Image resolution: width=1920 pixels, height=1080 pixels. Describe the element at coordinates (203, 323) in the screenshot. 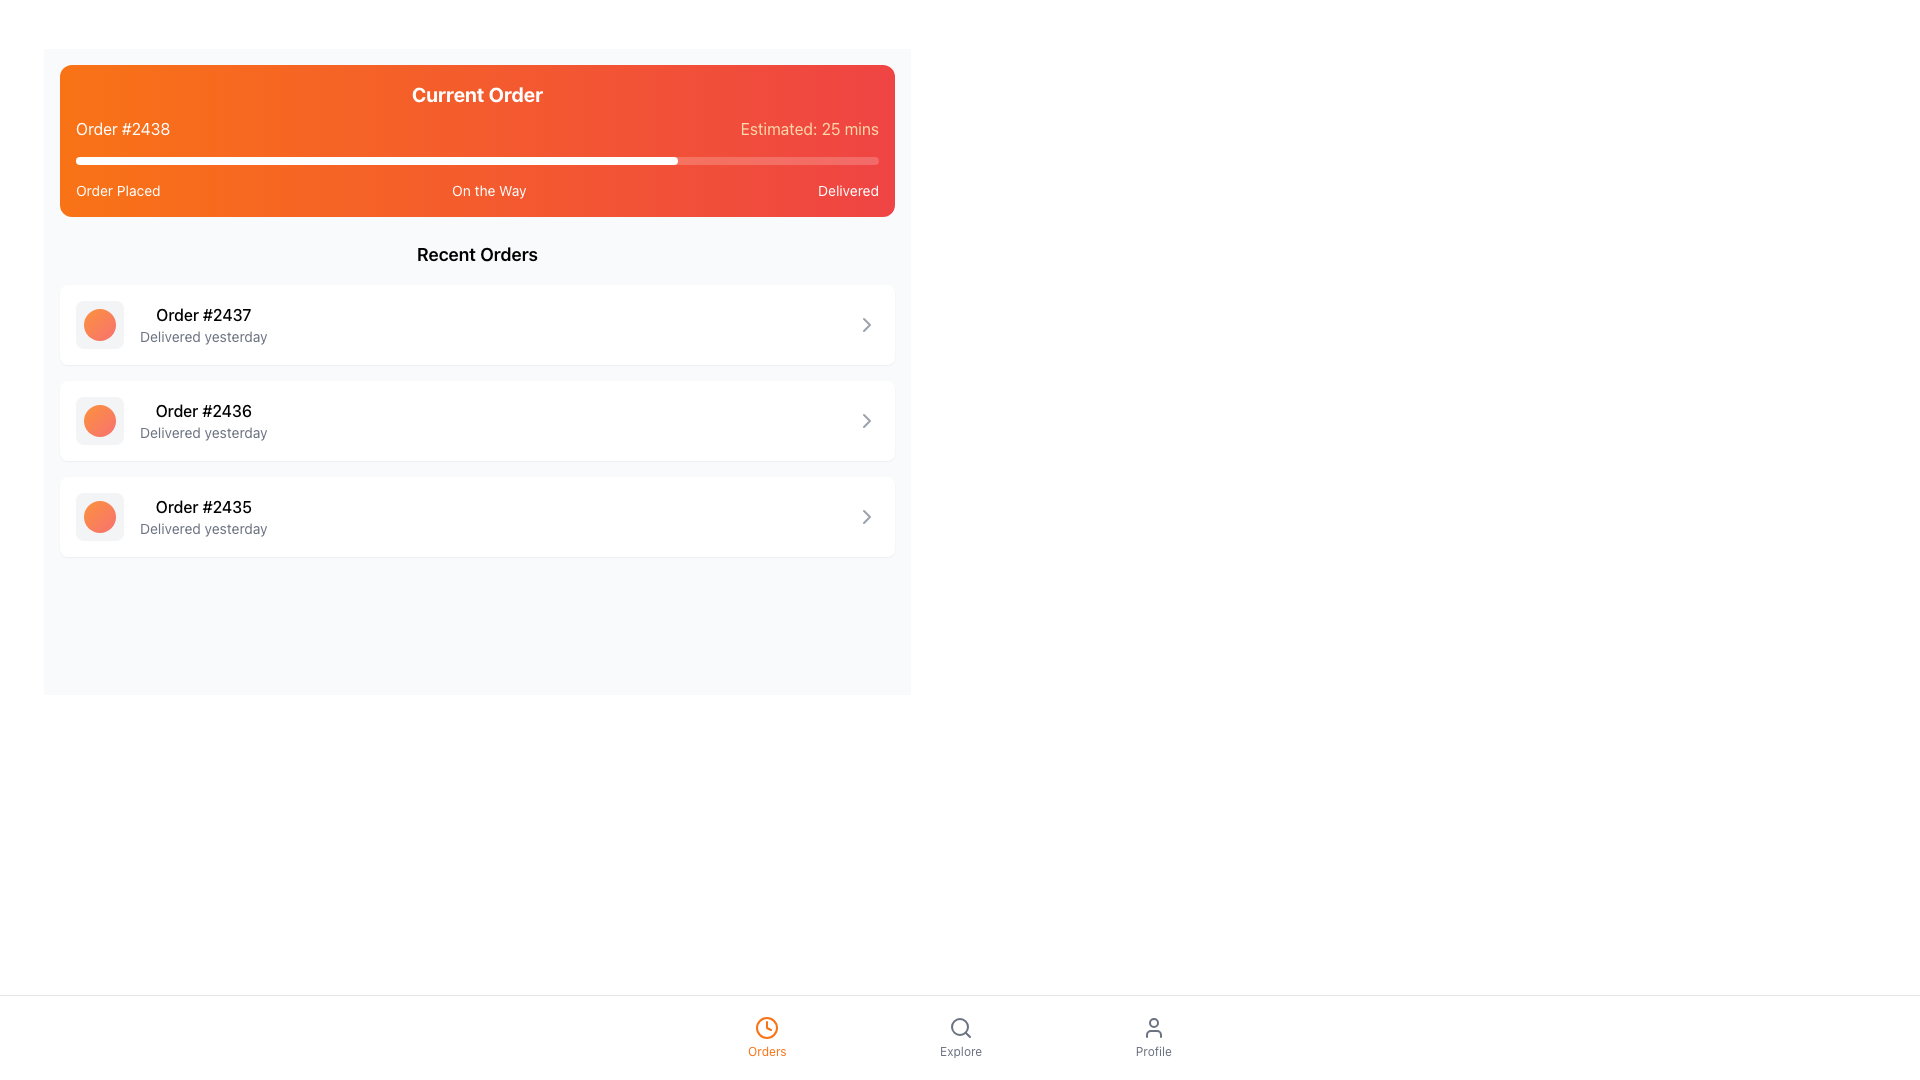

I see `the text block element displaying 'Order #2437' with the smaller text 'Delivered yesterday' located in the 'Recent Orders' section` at that location.